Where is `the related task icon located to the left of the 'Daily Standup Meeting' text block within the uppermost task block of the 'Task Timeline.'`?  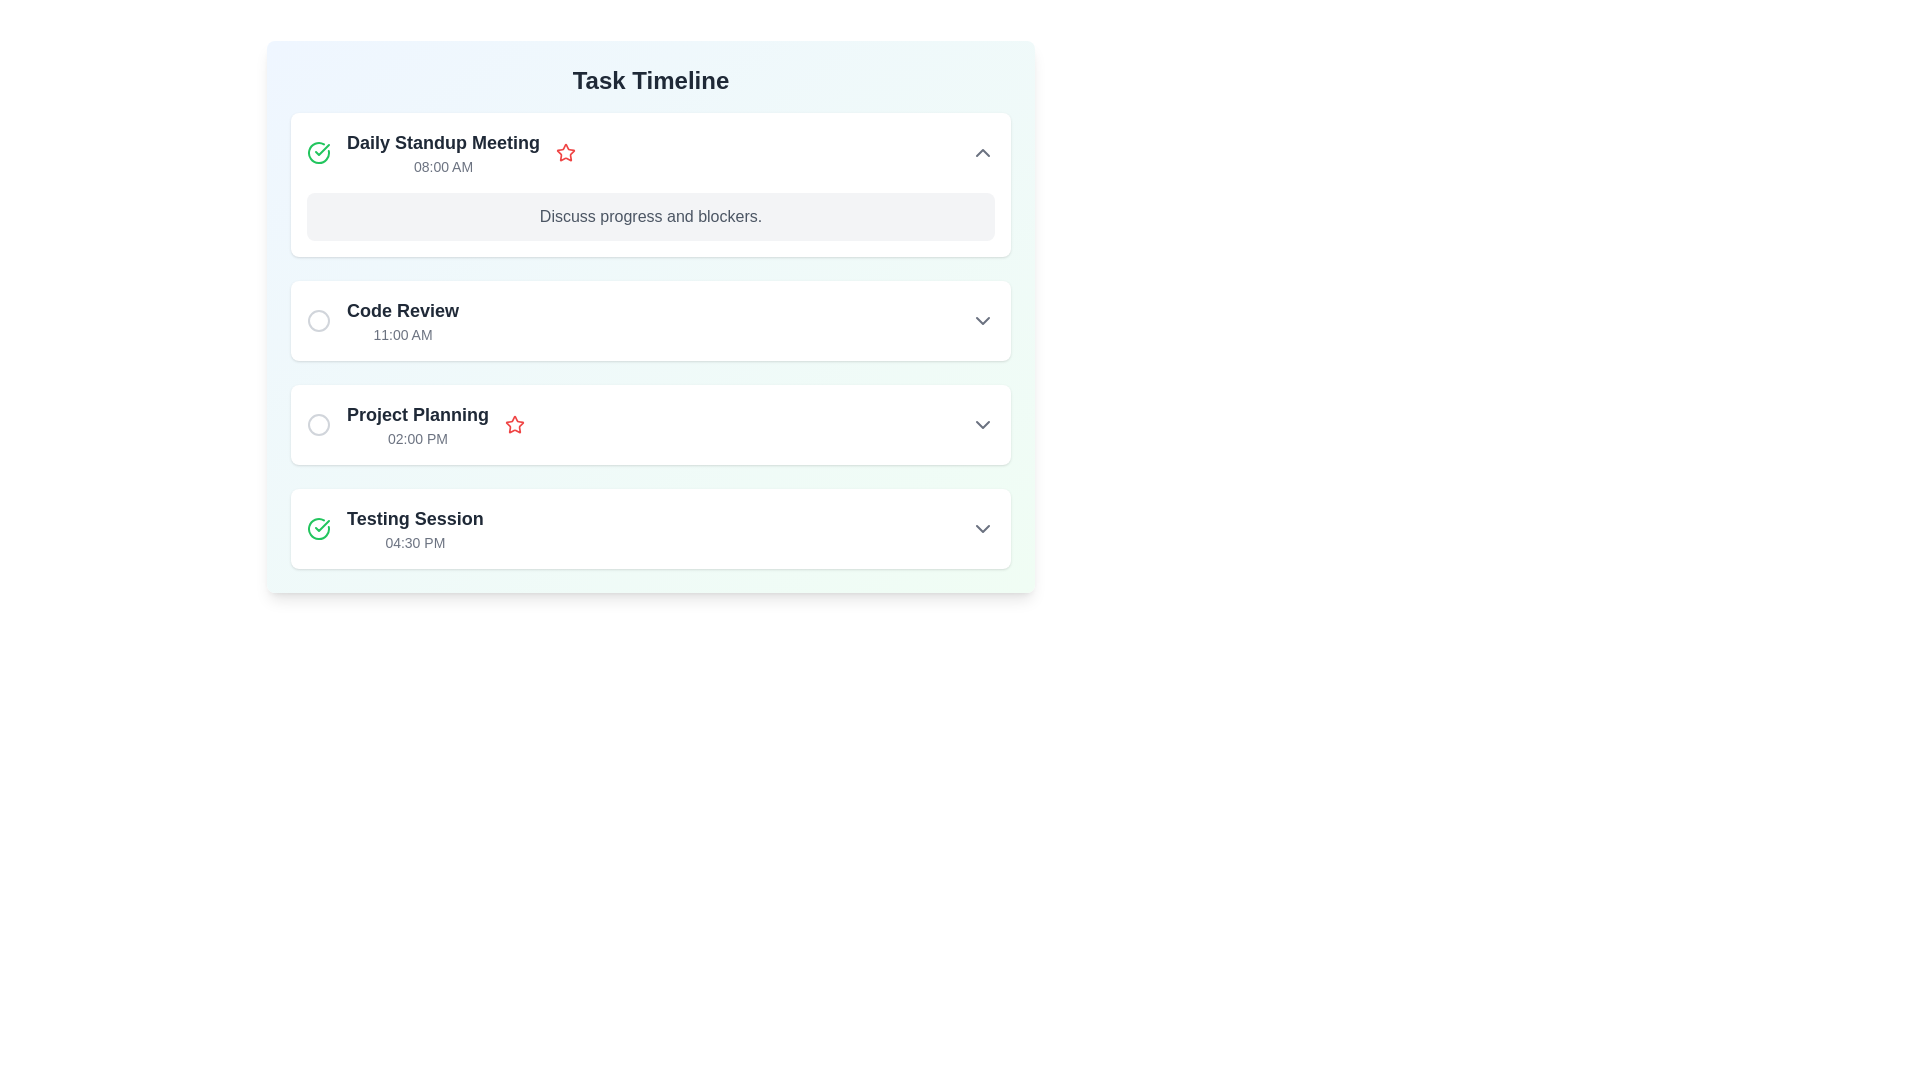
the related task icon located to the left of the 'Daily Standup Meeting' text block within the uppermost task block of the 'Task Timeline.' is located at coordinates (442, 152).